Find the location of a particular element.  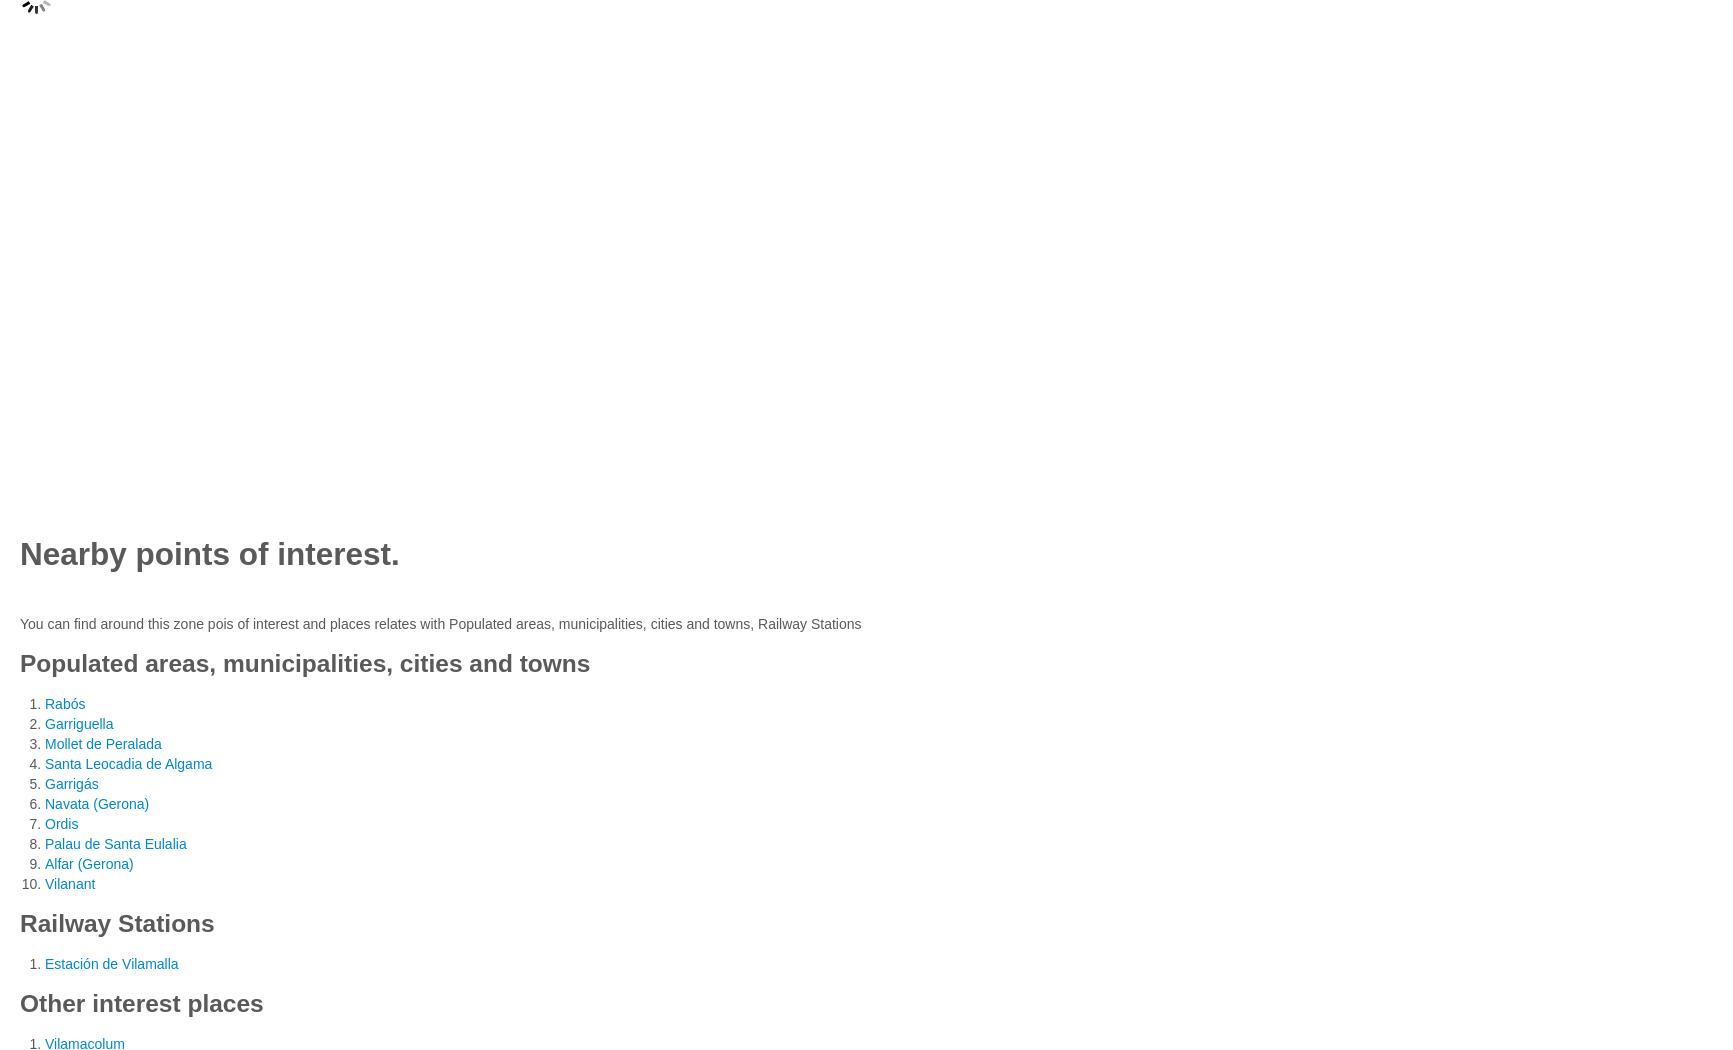

'Mollet de Peralada' is located at coordinates (102, 741).